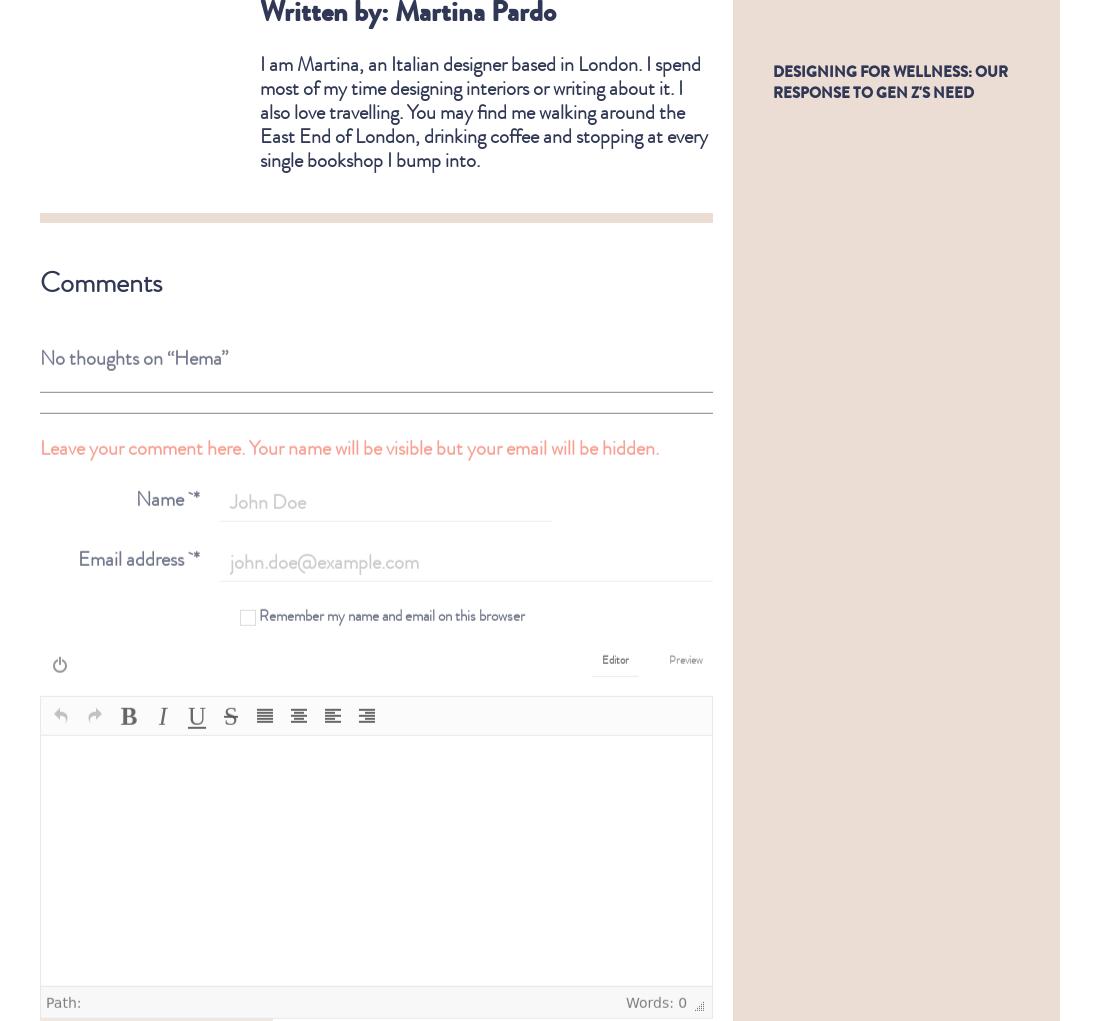 Image resolution: width=1100 pixels, height=1021 pixels. What do you see at coordinates (614, 643) in the screenshot?
I see `'Editor'` at bounding box center [614, 643].